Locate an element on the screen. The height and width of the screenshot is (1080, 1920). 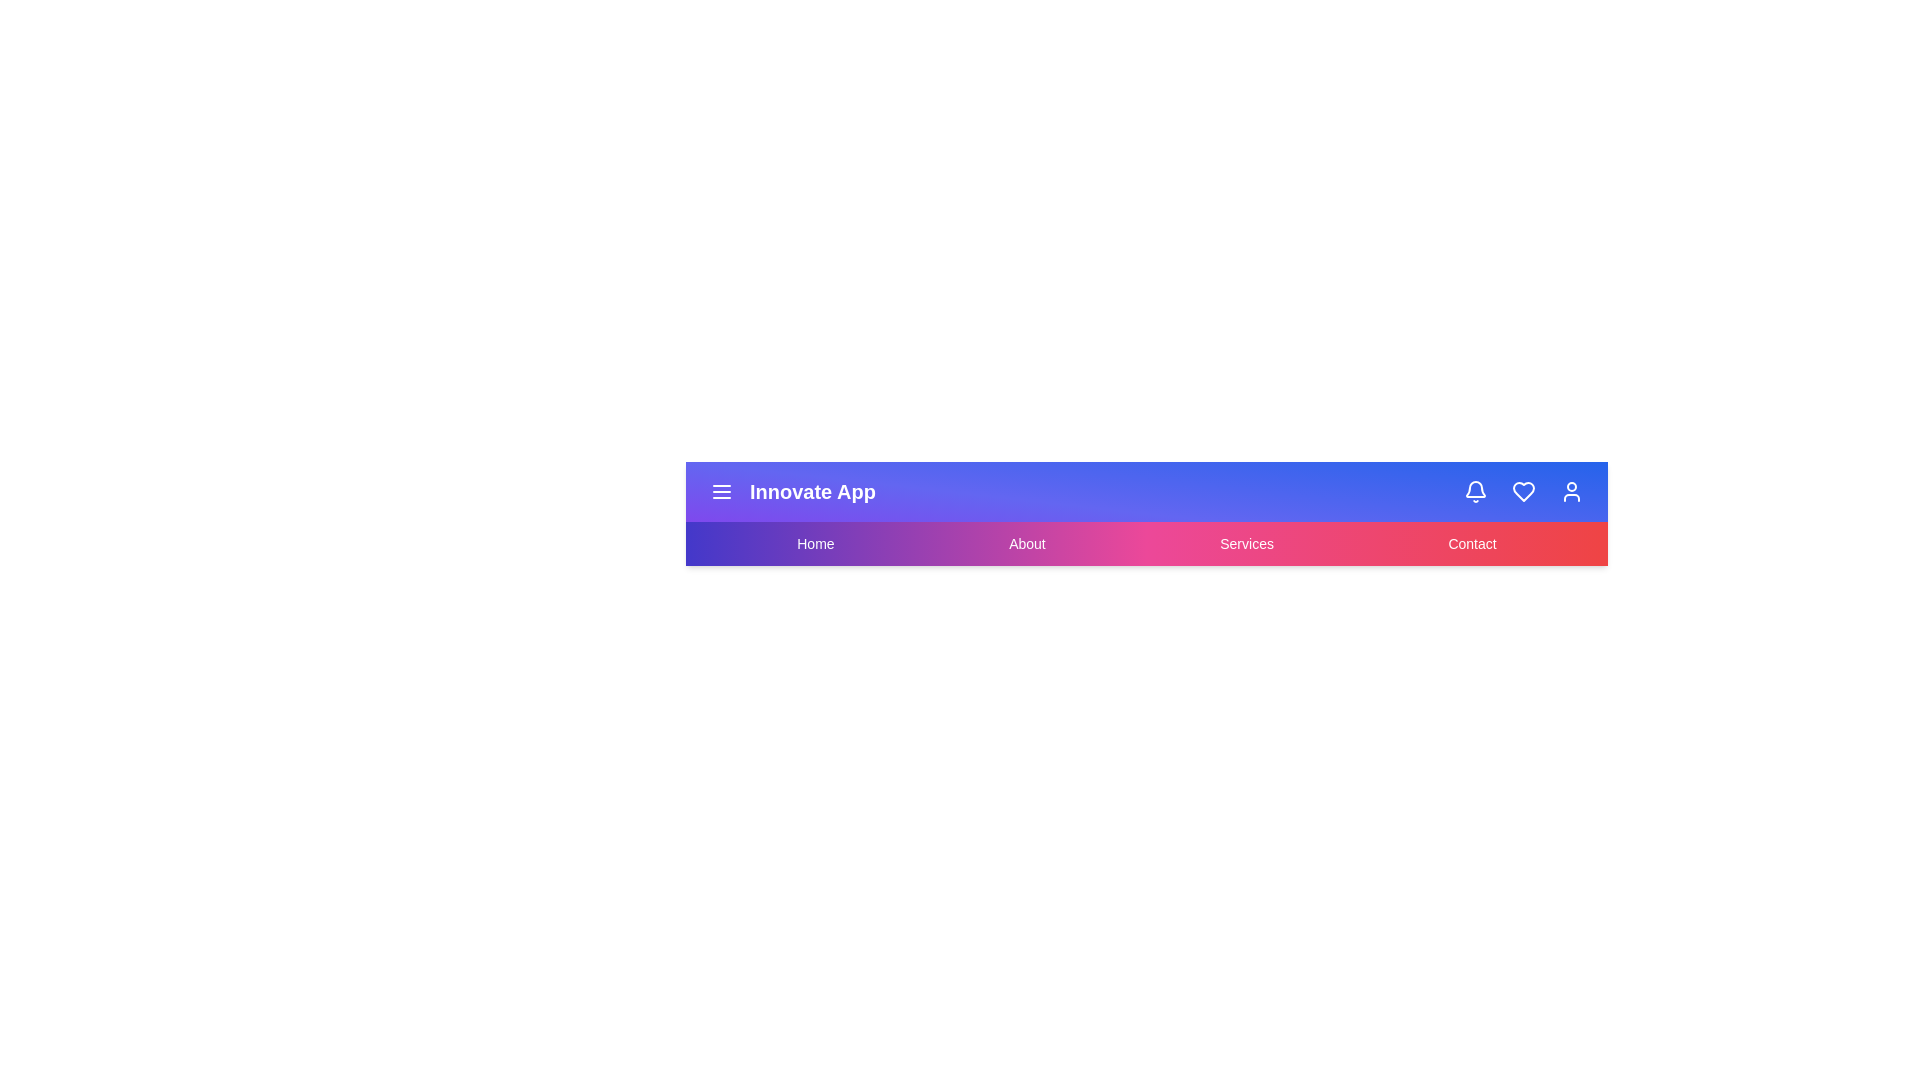
the interactive element Heart Icon is located at coordinates (1522, 492).